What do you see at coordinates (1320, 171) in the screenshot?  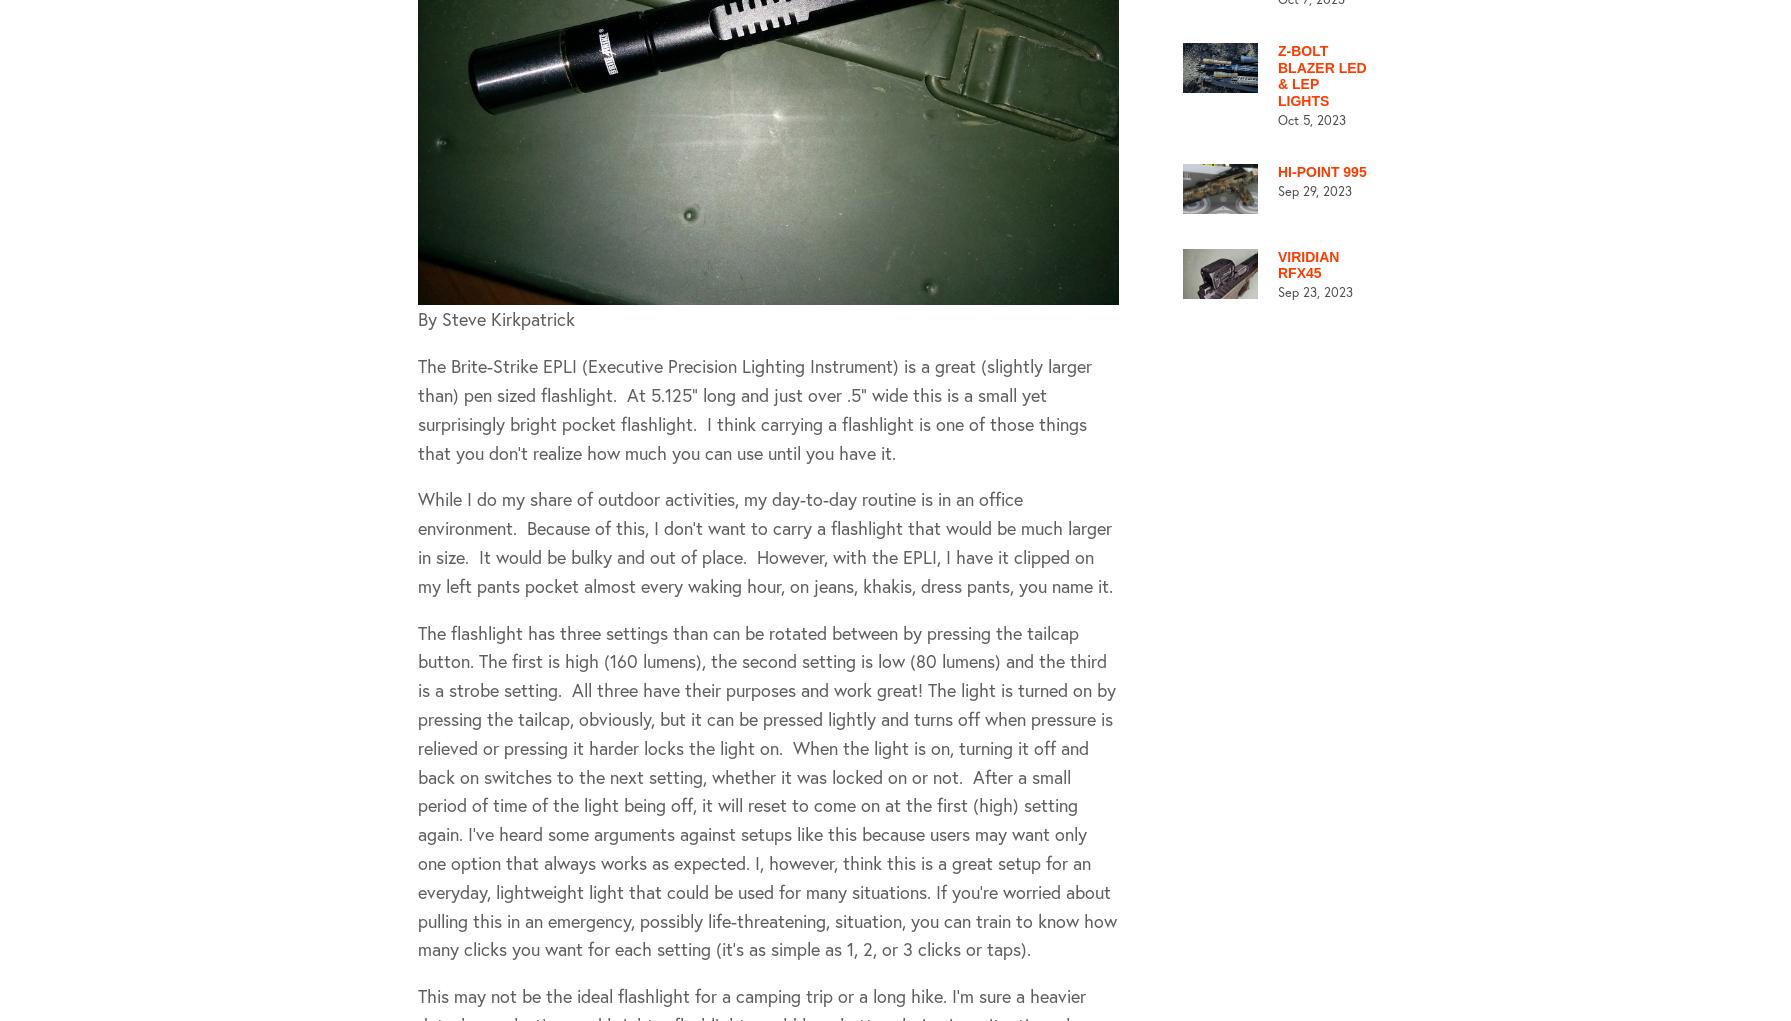 I see `'Hi-Point 995'` at bounding box center [1320, 171].